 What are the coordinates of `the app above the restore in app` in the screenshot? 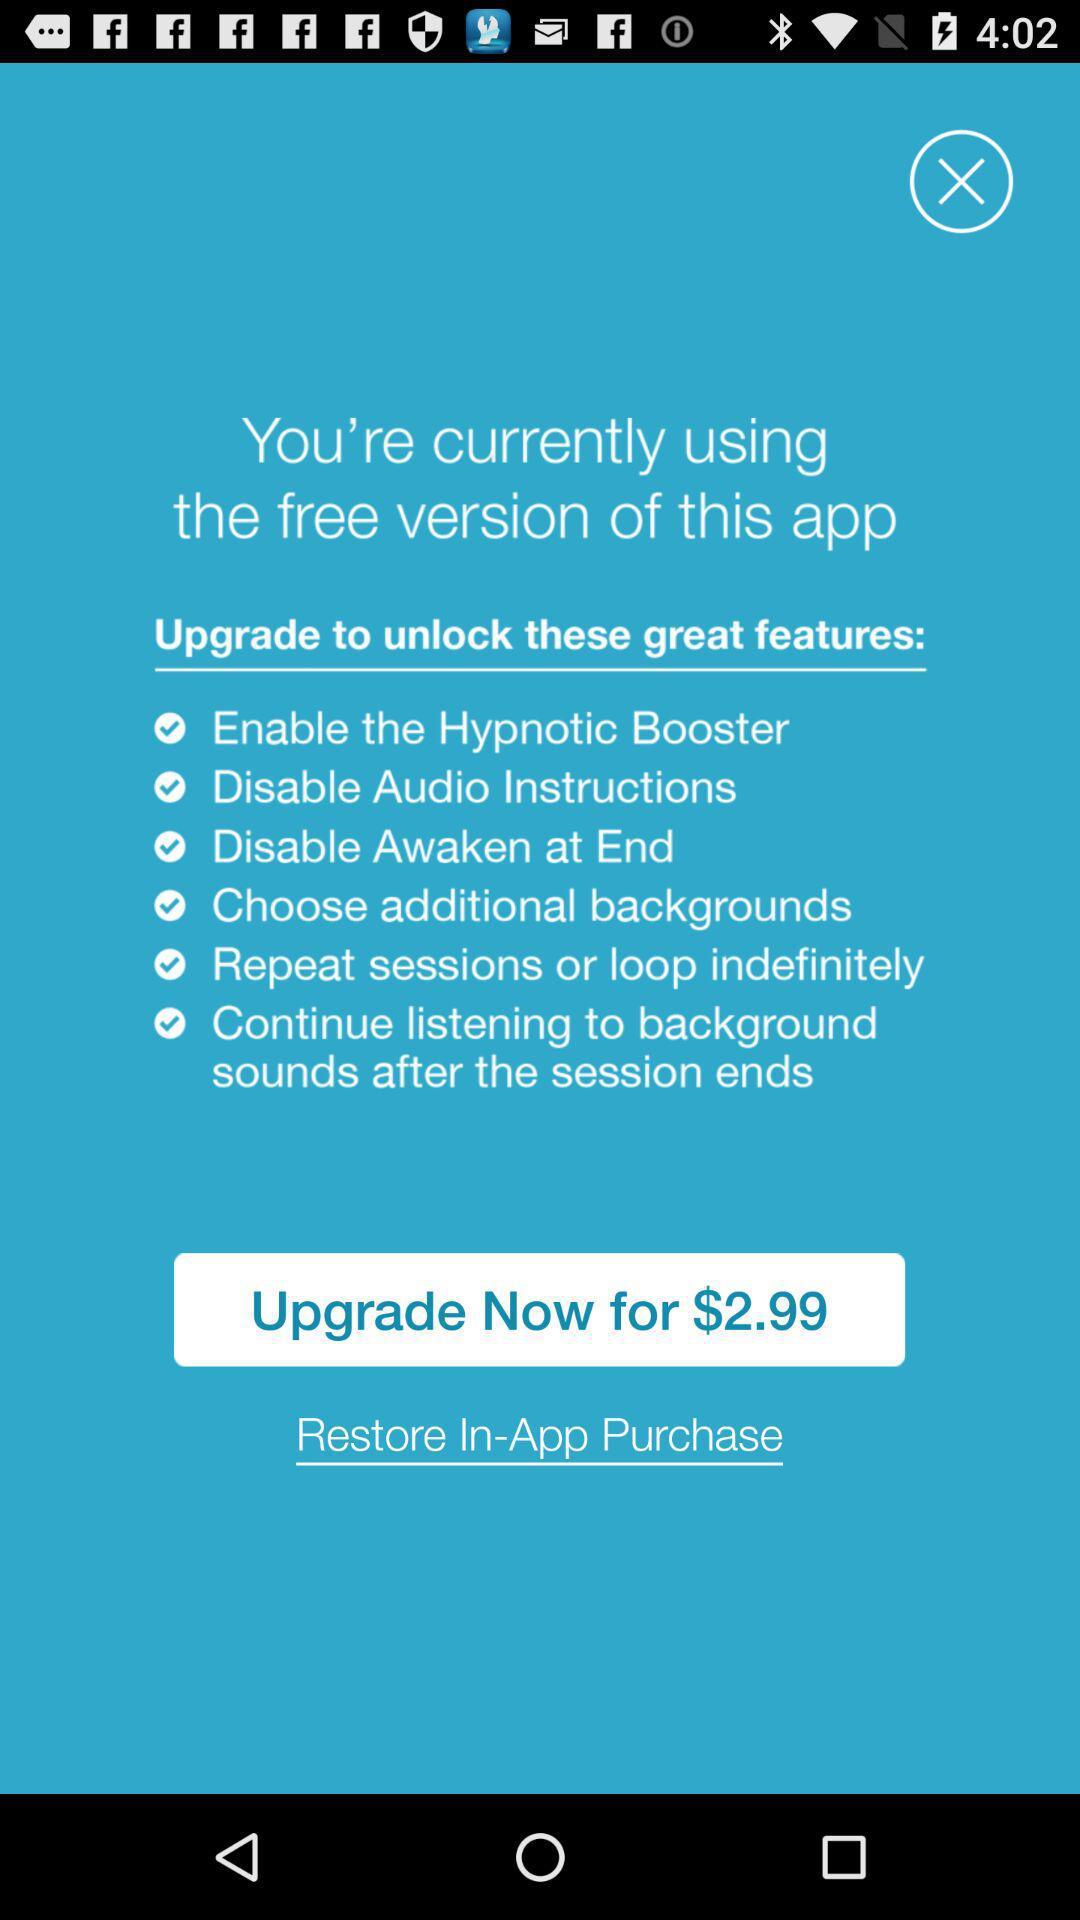 It's located at (538, 1309).